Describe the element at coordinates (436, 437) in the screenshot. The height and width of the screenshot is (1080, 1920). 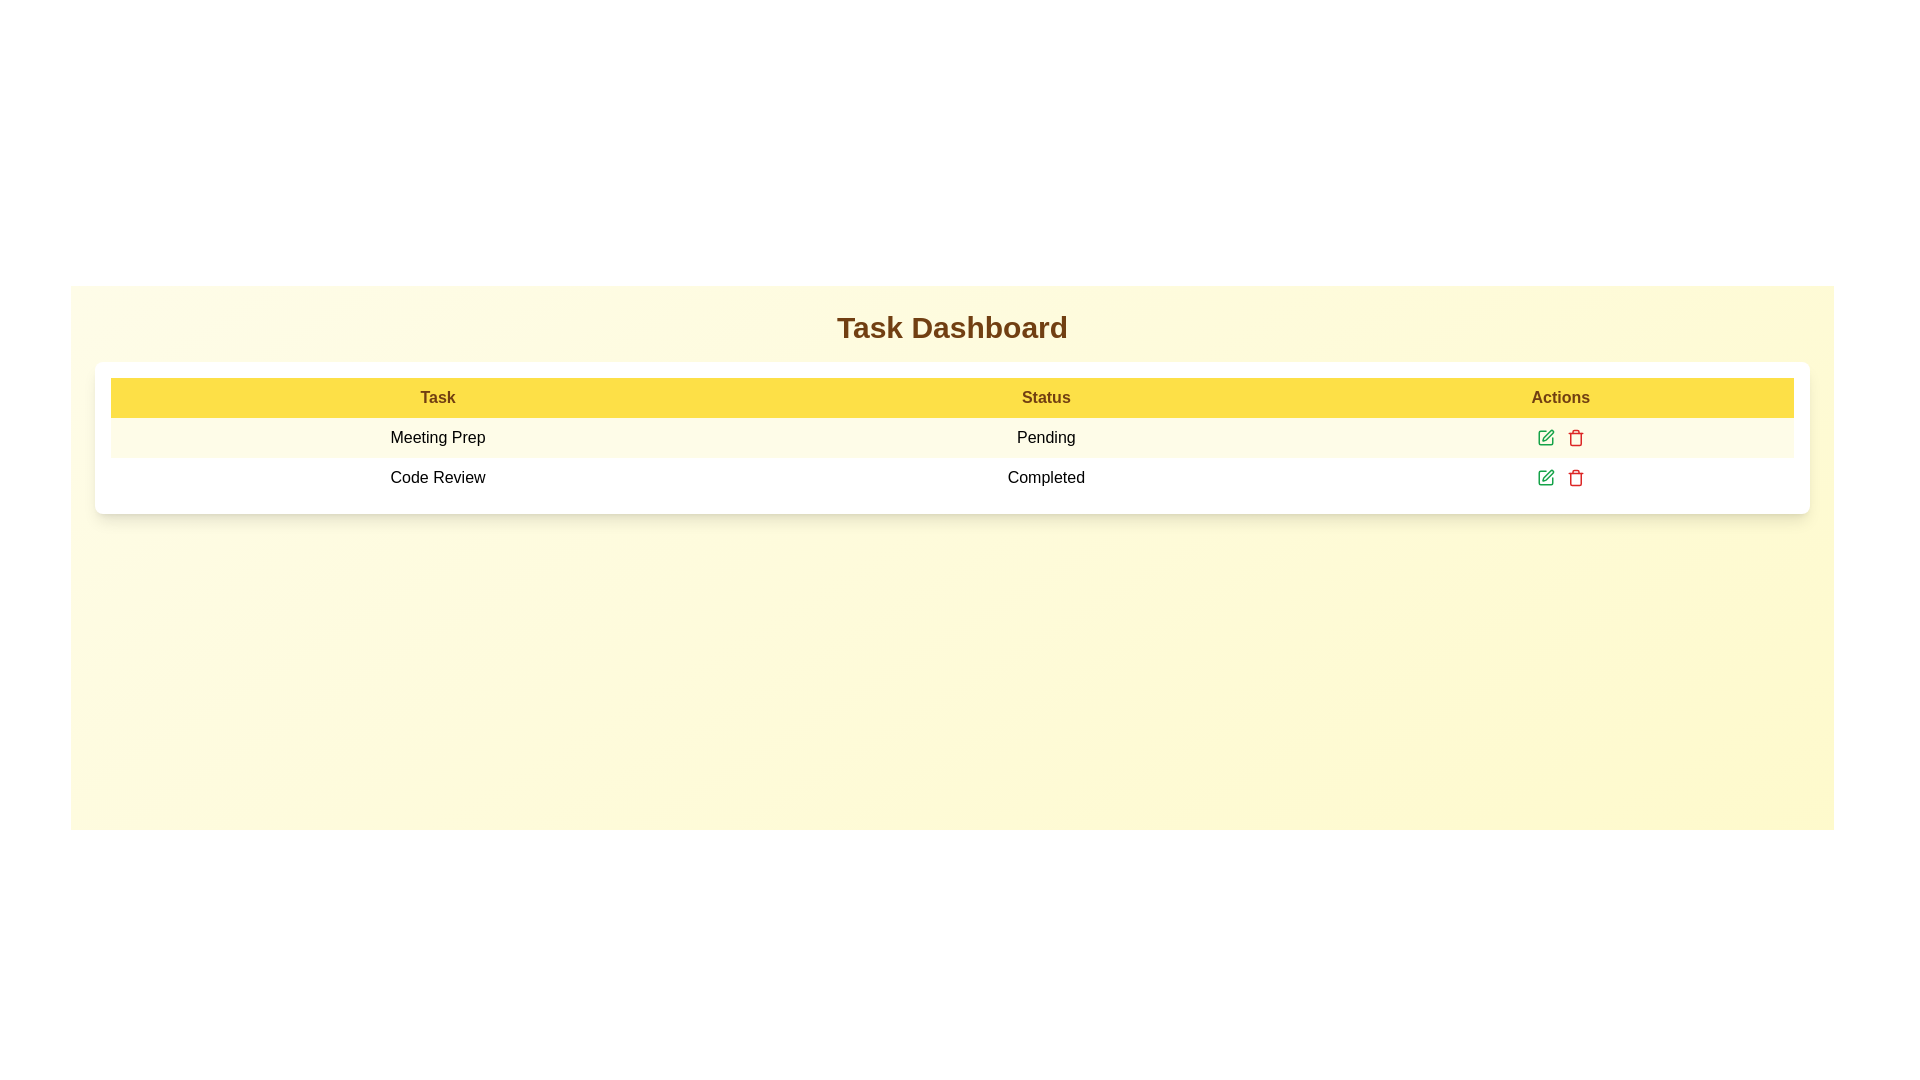
I see `text displayed in the 'Meeting Prep' label, which is the first element in the task list under the 'Task' header` at that location.